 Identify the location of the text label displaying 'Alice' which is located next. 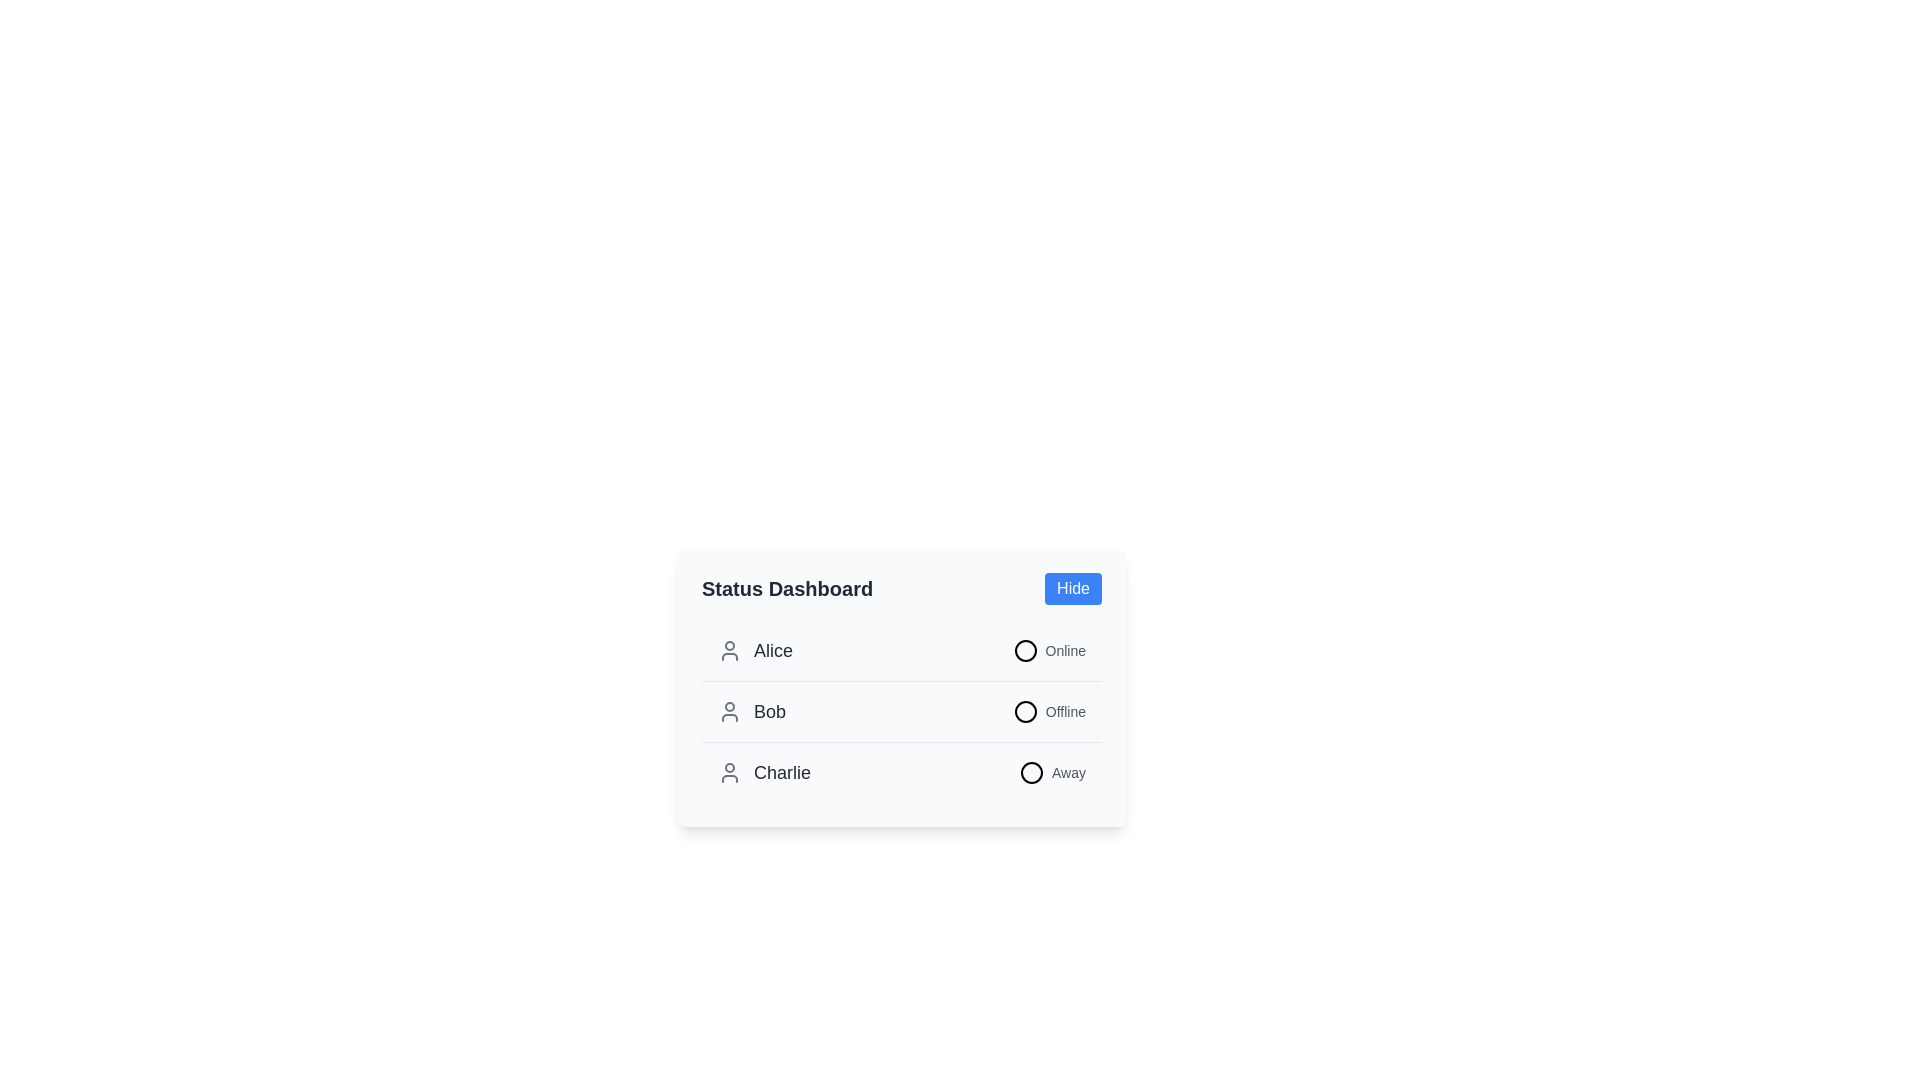
(772, 651).